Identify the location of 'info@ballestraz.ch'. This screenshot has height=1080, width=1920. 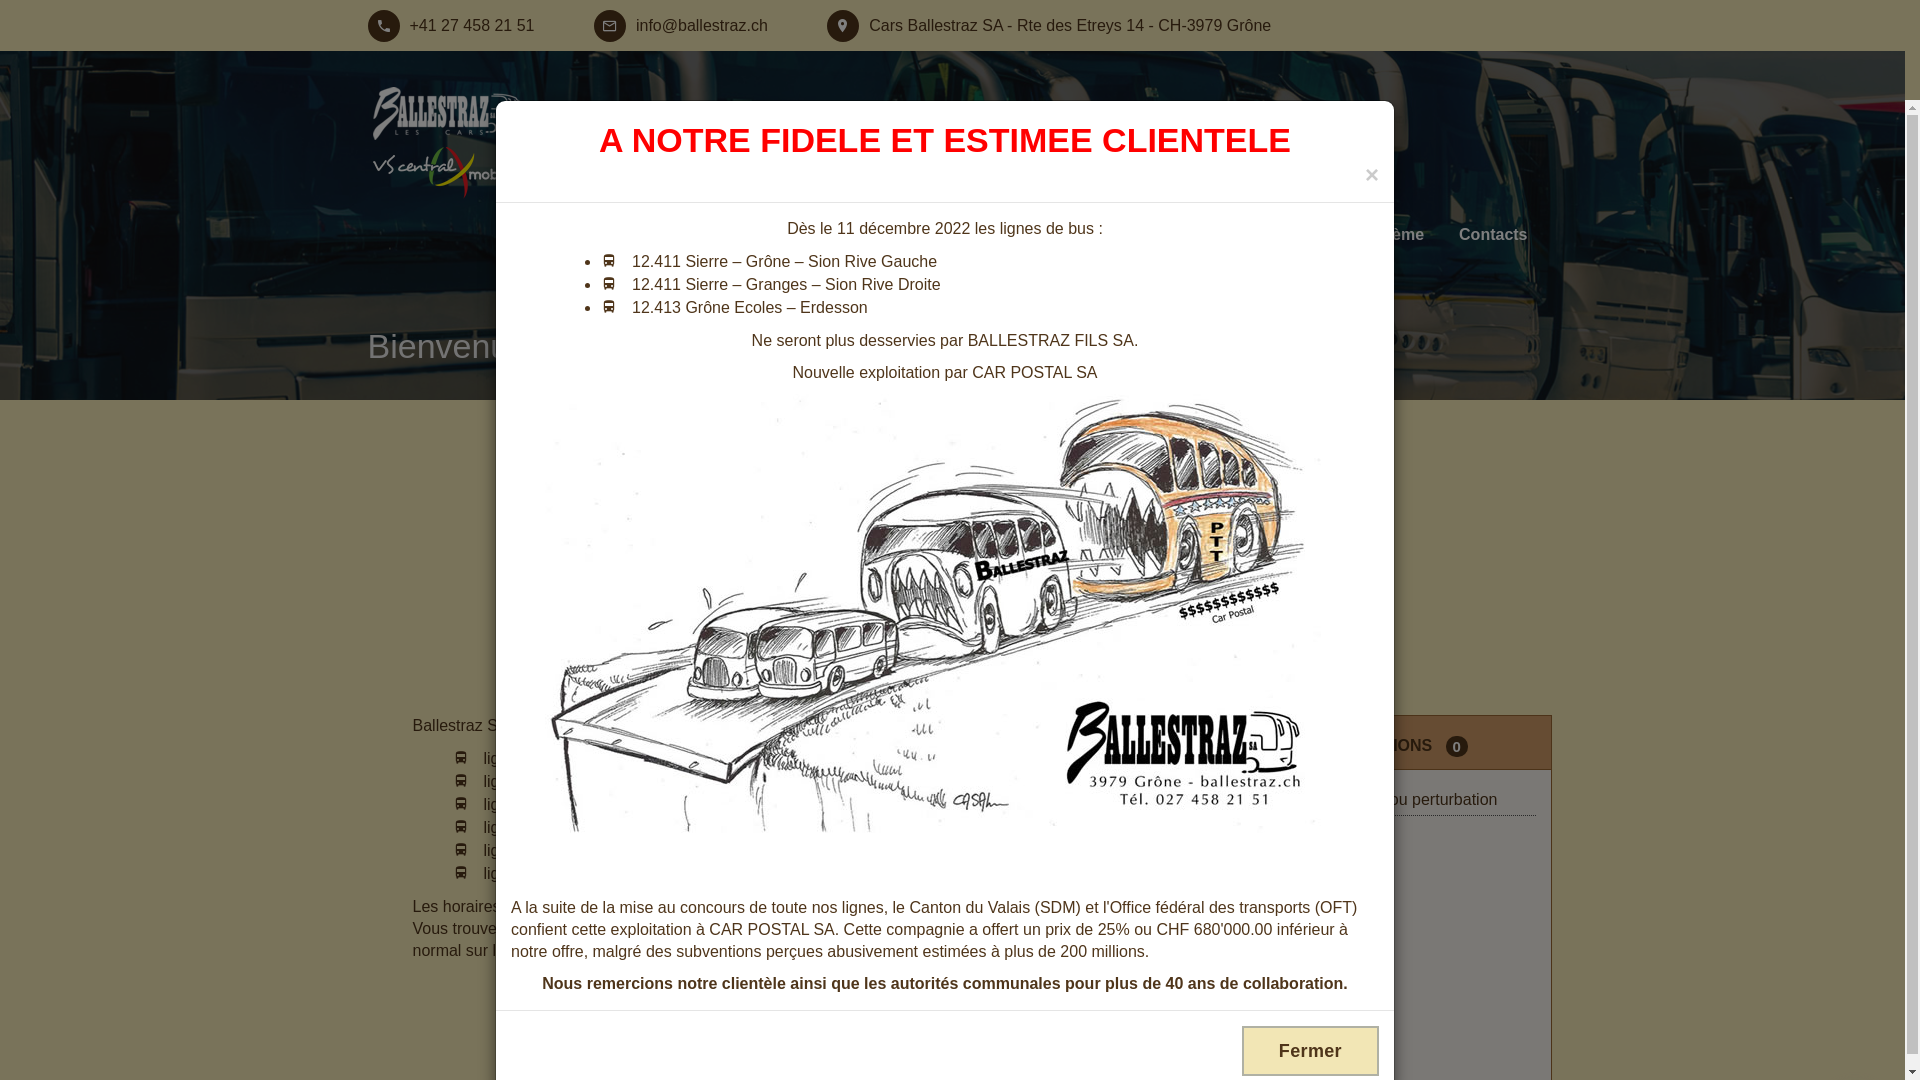
(681, 26).